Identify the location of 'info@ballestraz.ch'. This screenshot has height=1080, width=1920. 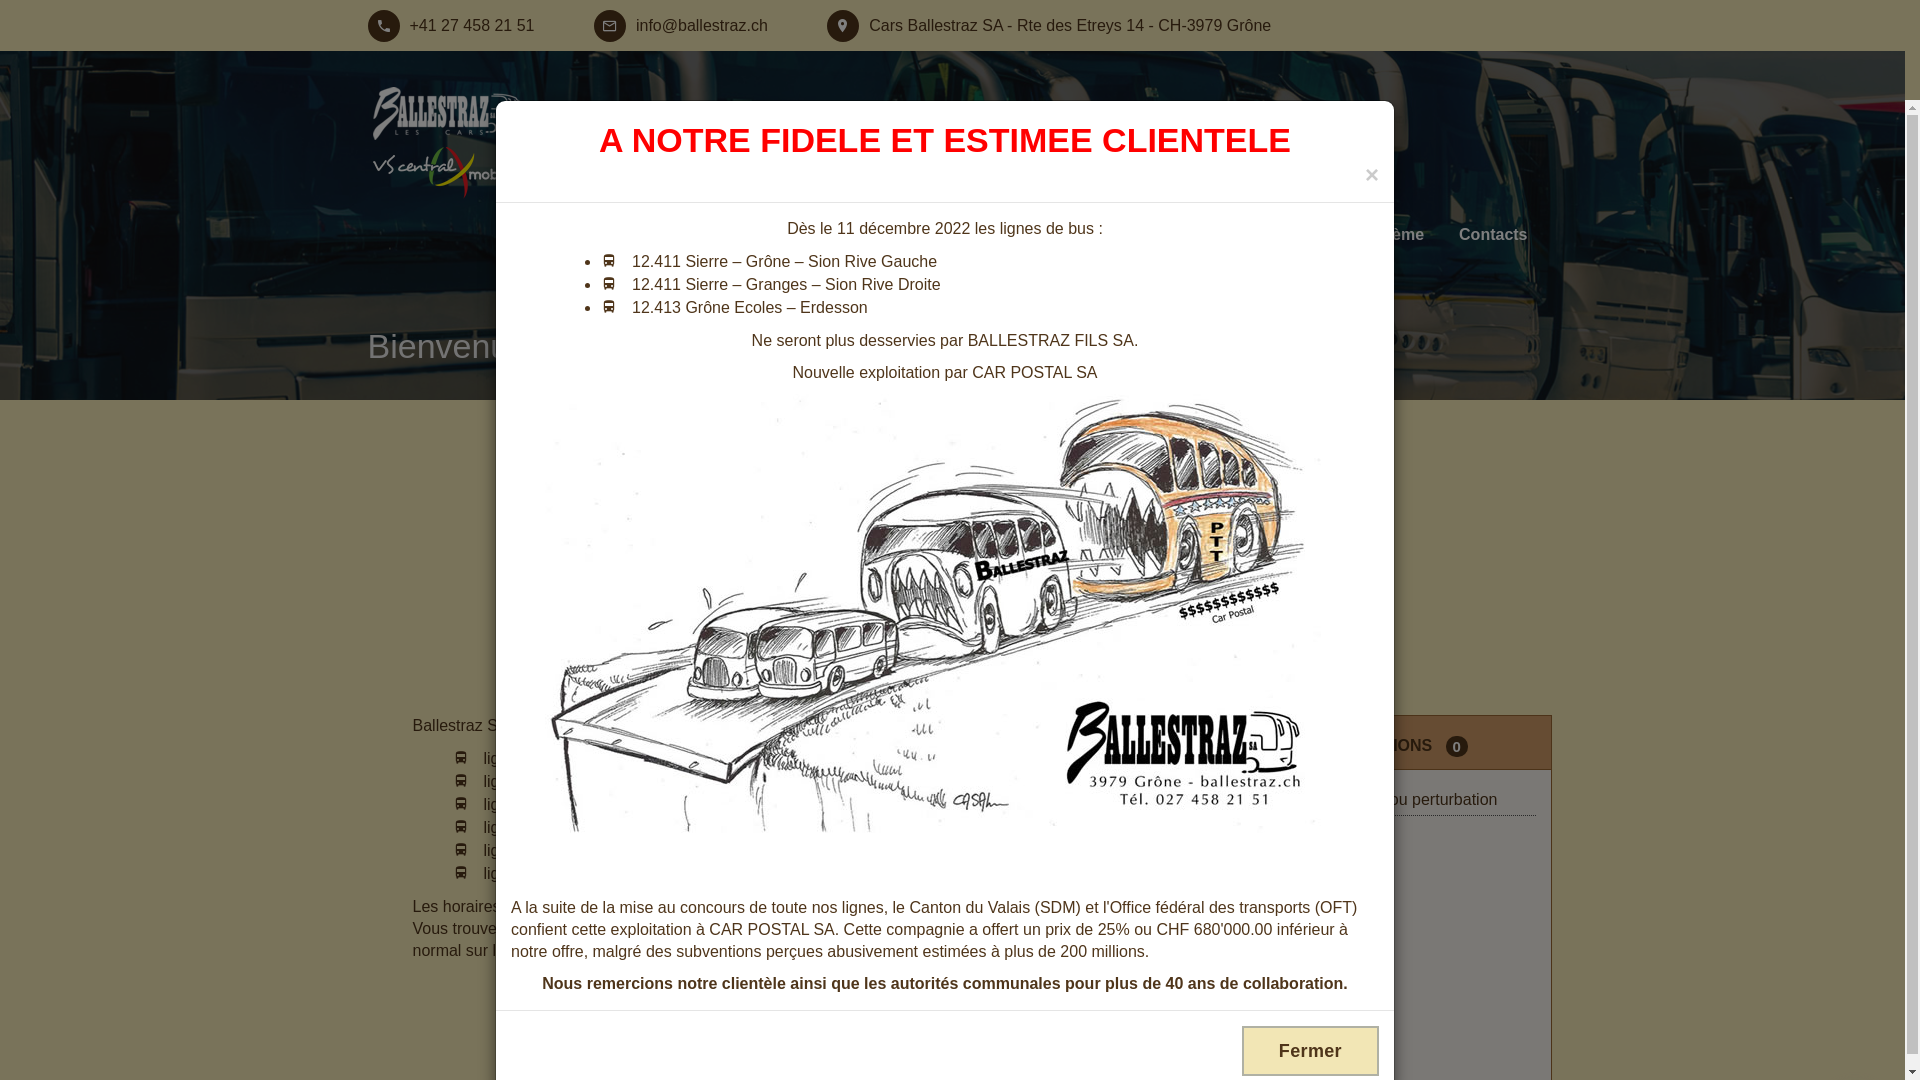
(681, 26).